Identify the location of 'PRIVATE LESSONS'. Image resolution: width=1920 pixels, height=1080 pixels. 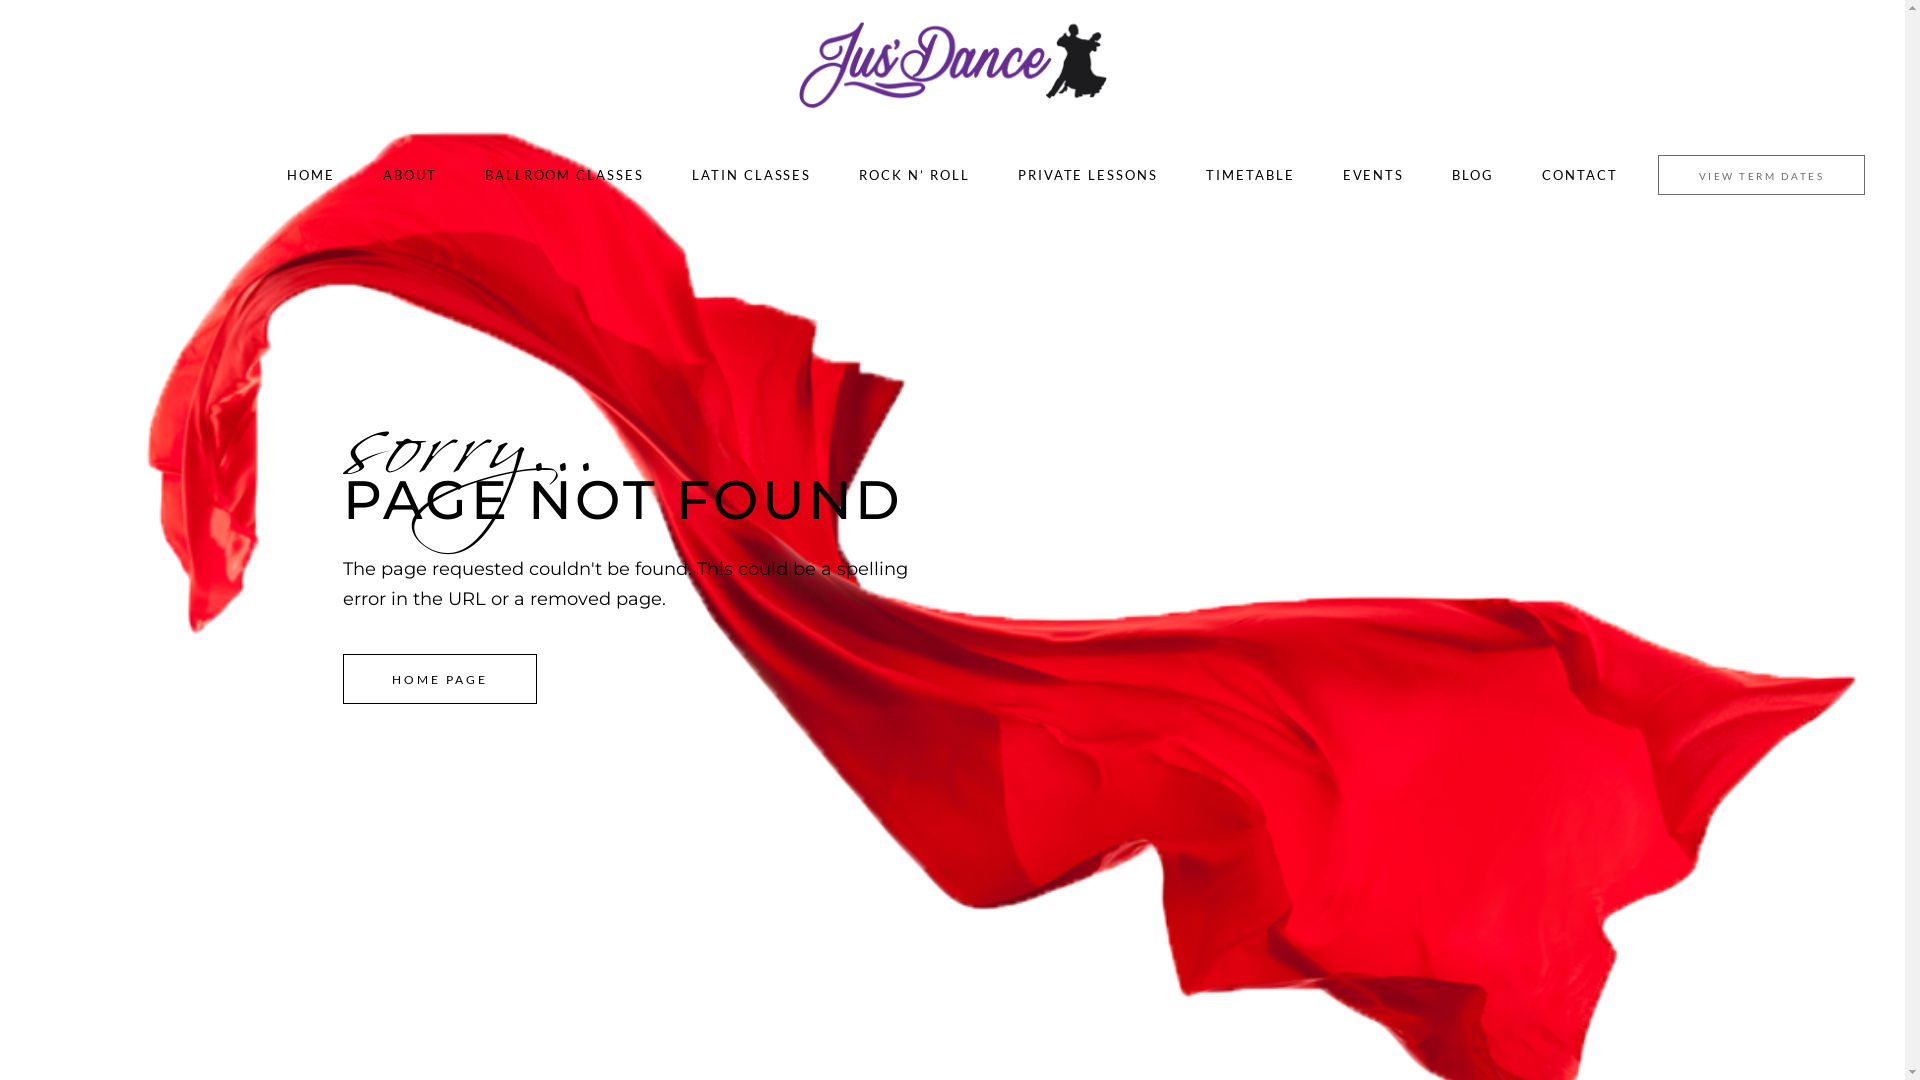
(1087, 173).